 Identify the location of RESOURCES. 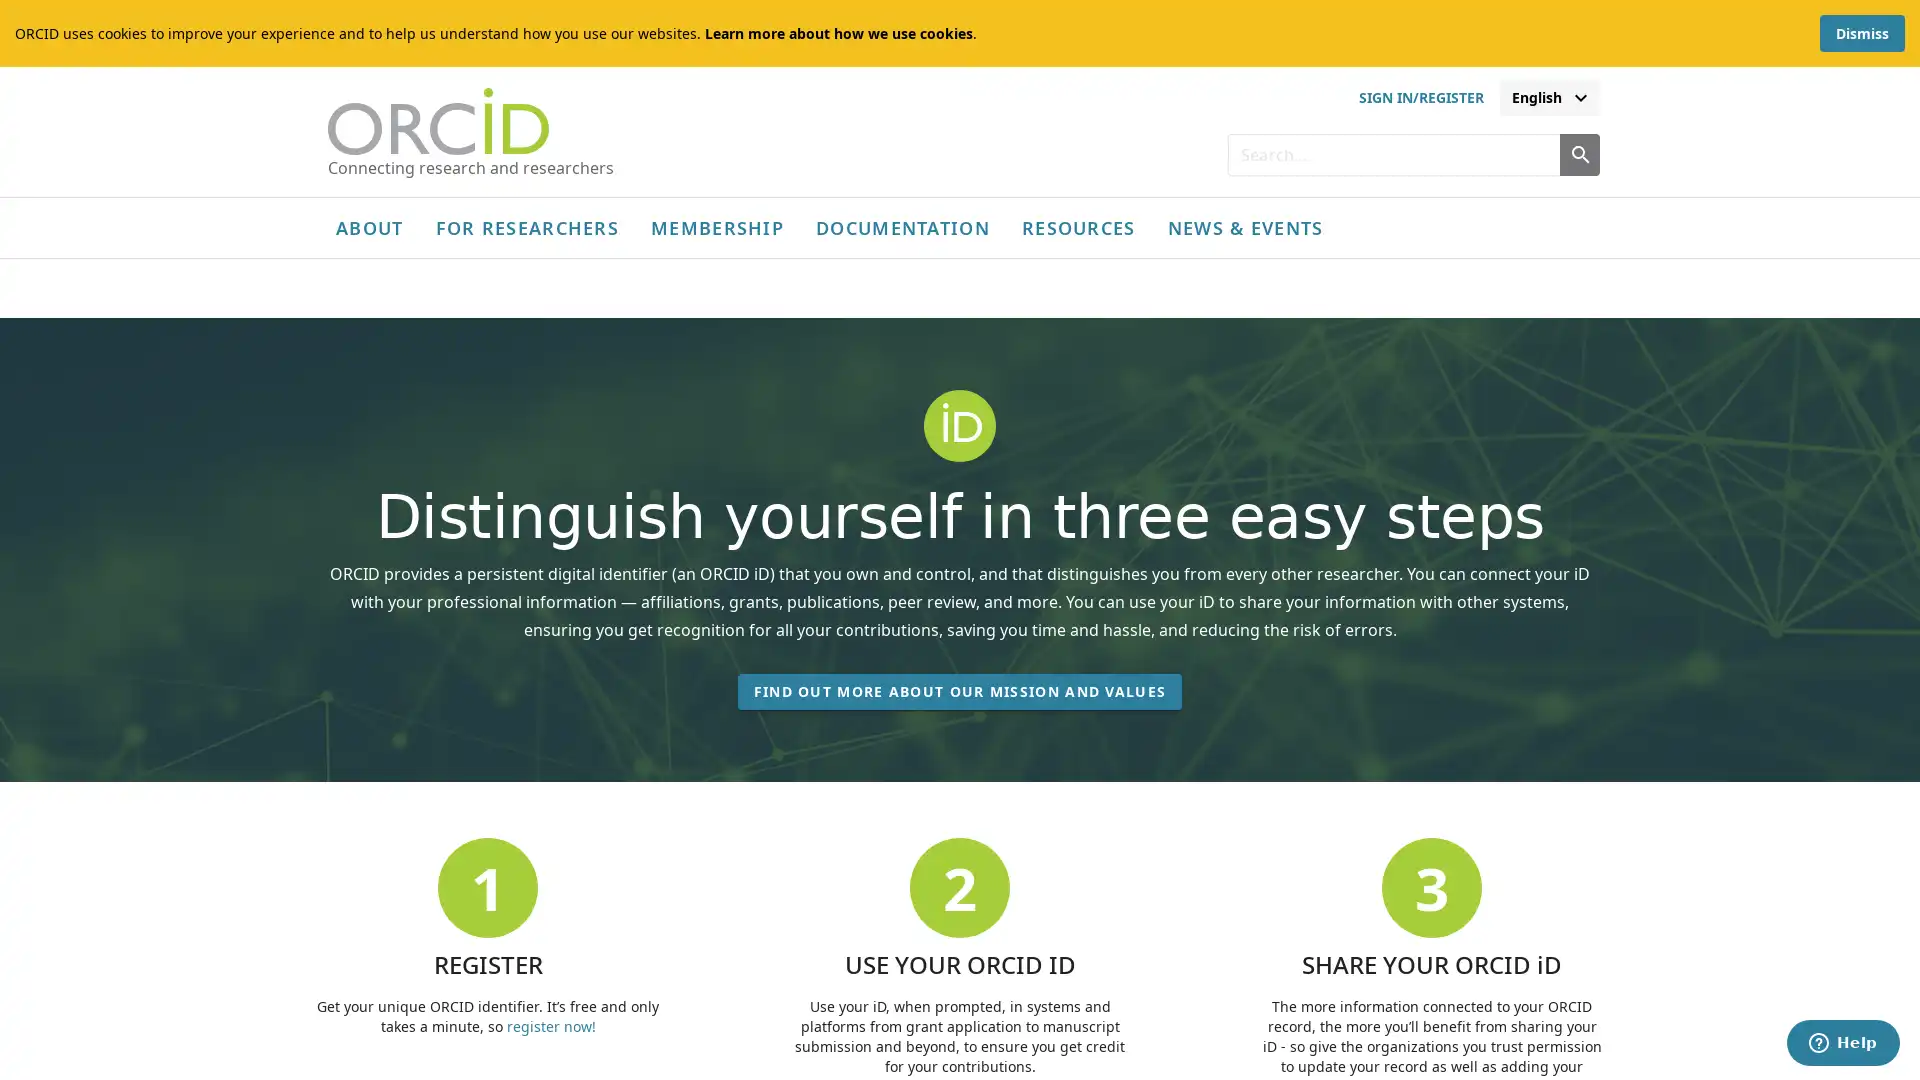
(1077, 226).